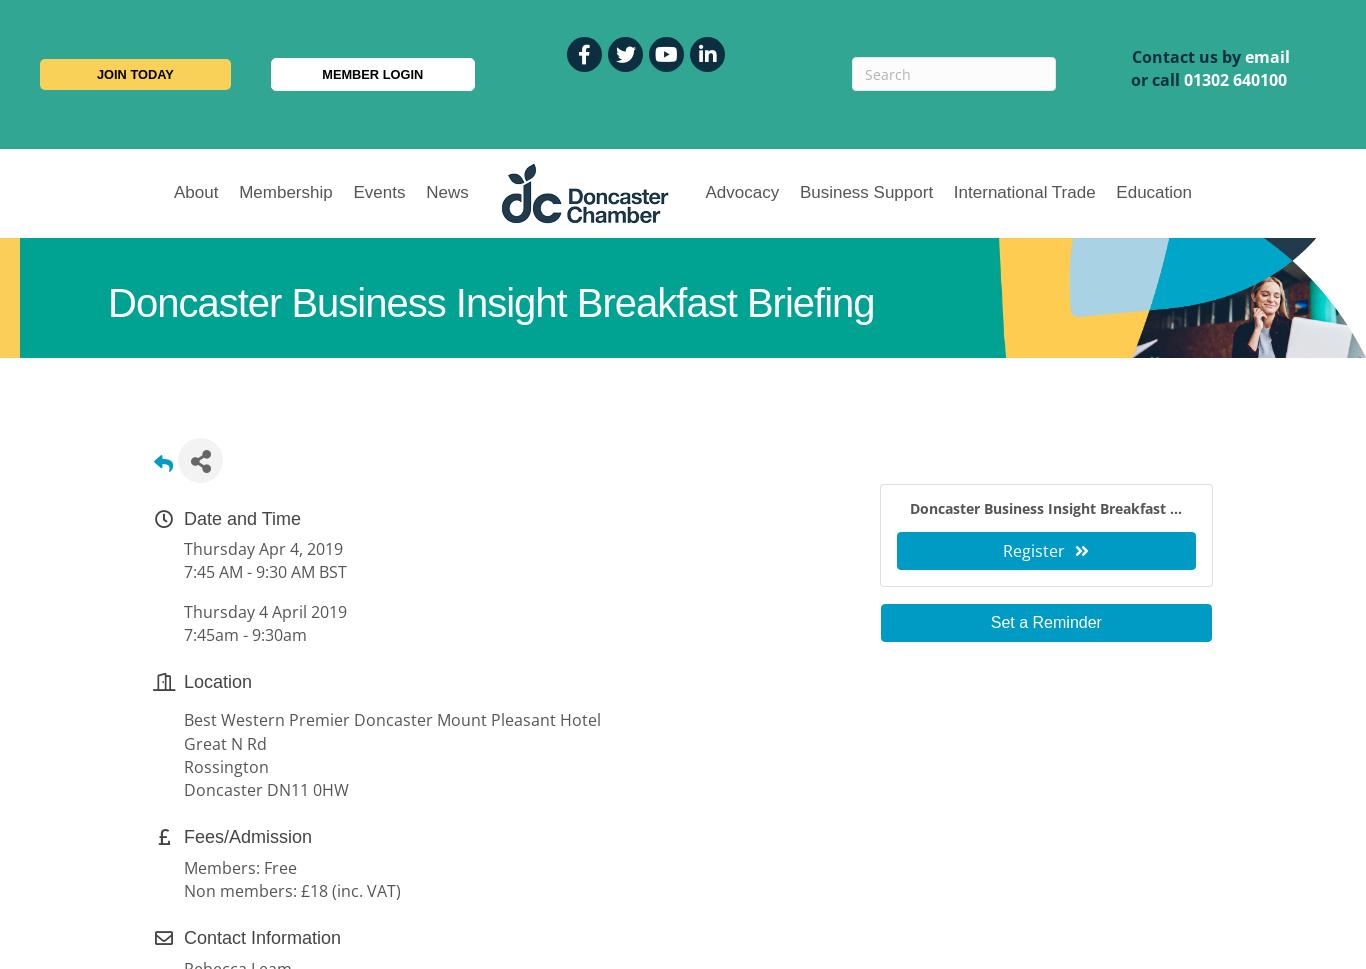  I want to click on 'International Trade', so click(1023, 191).